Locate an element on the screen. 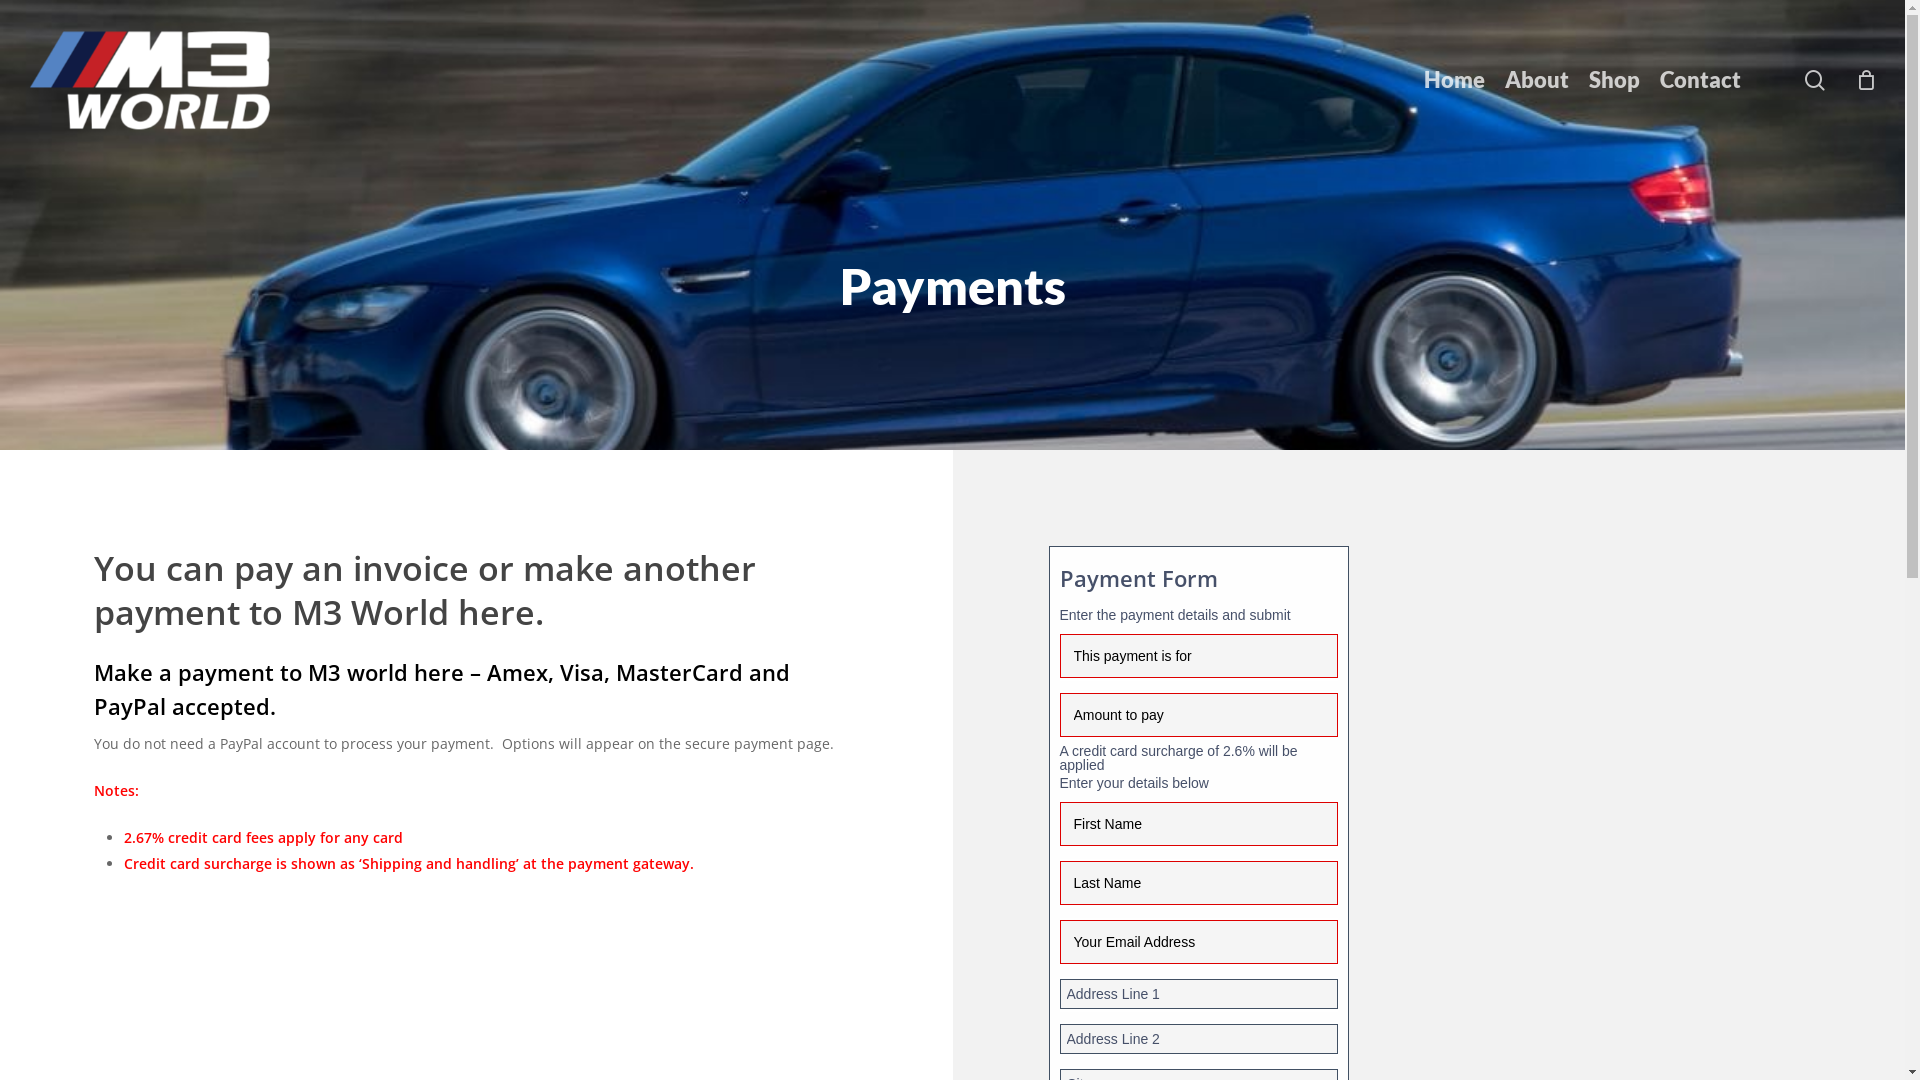 The image size is (1920, 1080). 'Contact' is located at coordinates (1699, 79).